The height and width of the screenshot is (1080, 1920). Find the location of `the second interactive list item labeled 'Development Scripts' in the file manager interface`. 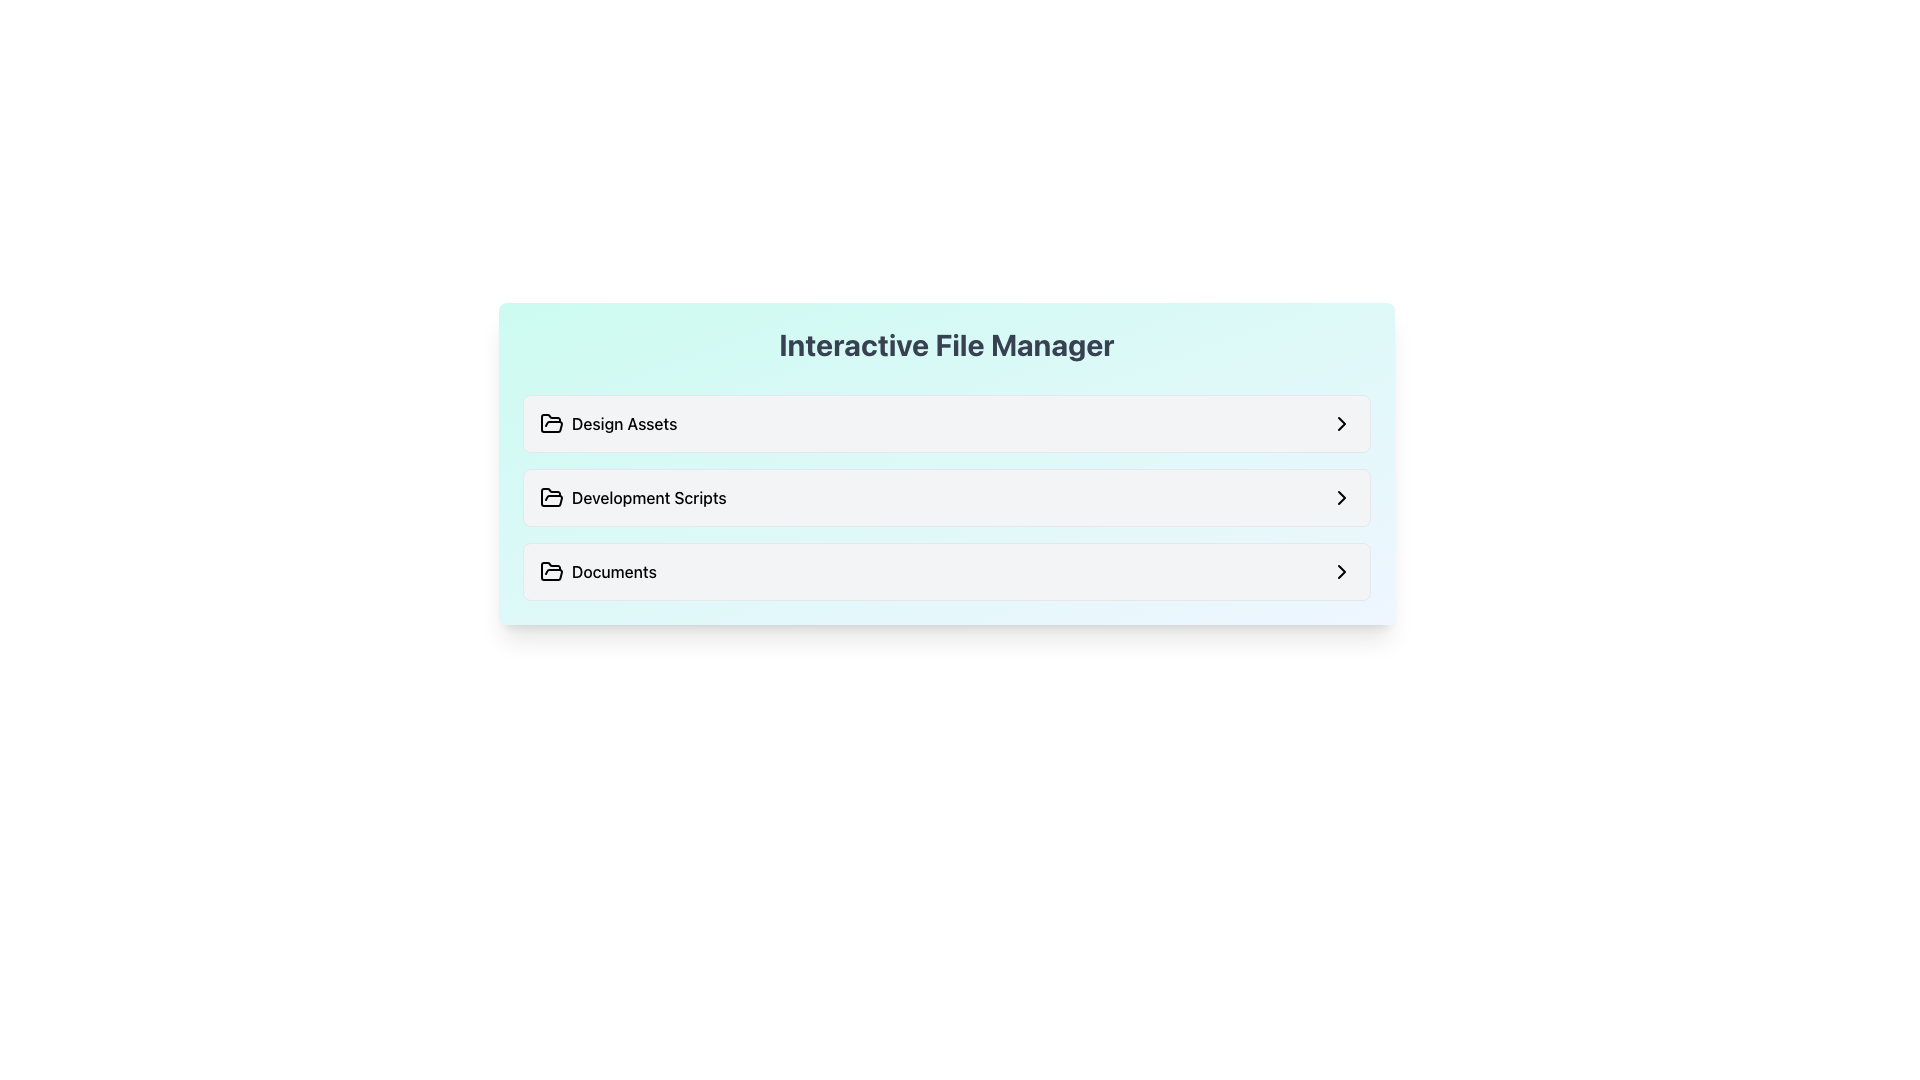

the second interactive list item labeled 'Development Scripts' in the file manager interface is located at coordinates (945, 496).